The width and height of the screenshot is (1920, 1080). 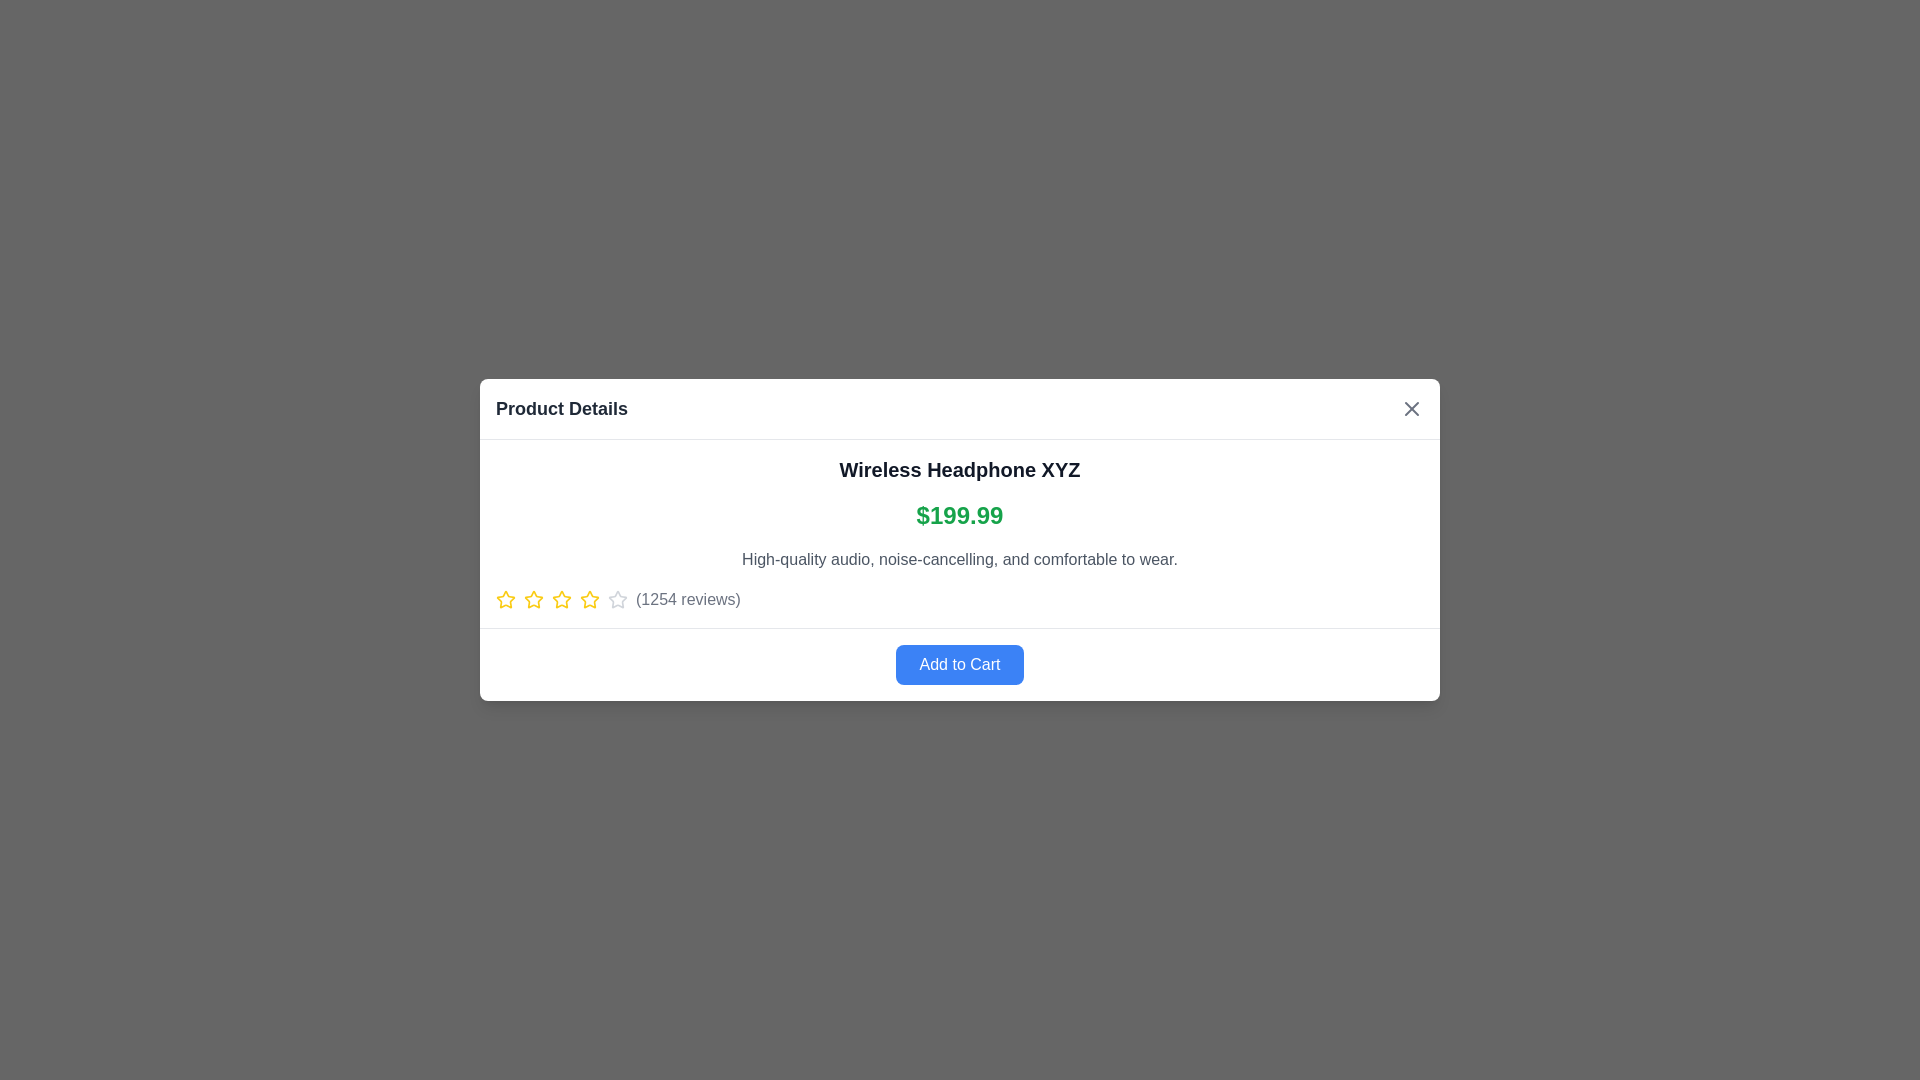 I want to click on the third yellow star icon with a hollow outline in the review section beneath the product information area, so click(x=533, y=599).